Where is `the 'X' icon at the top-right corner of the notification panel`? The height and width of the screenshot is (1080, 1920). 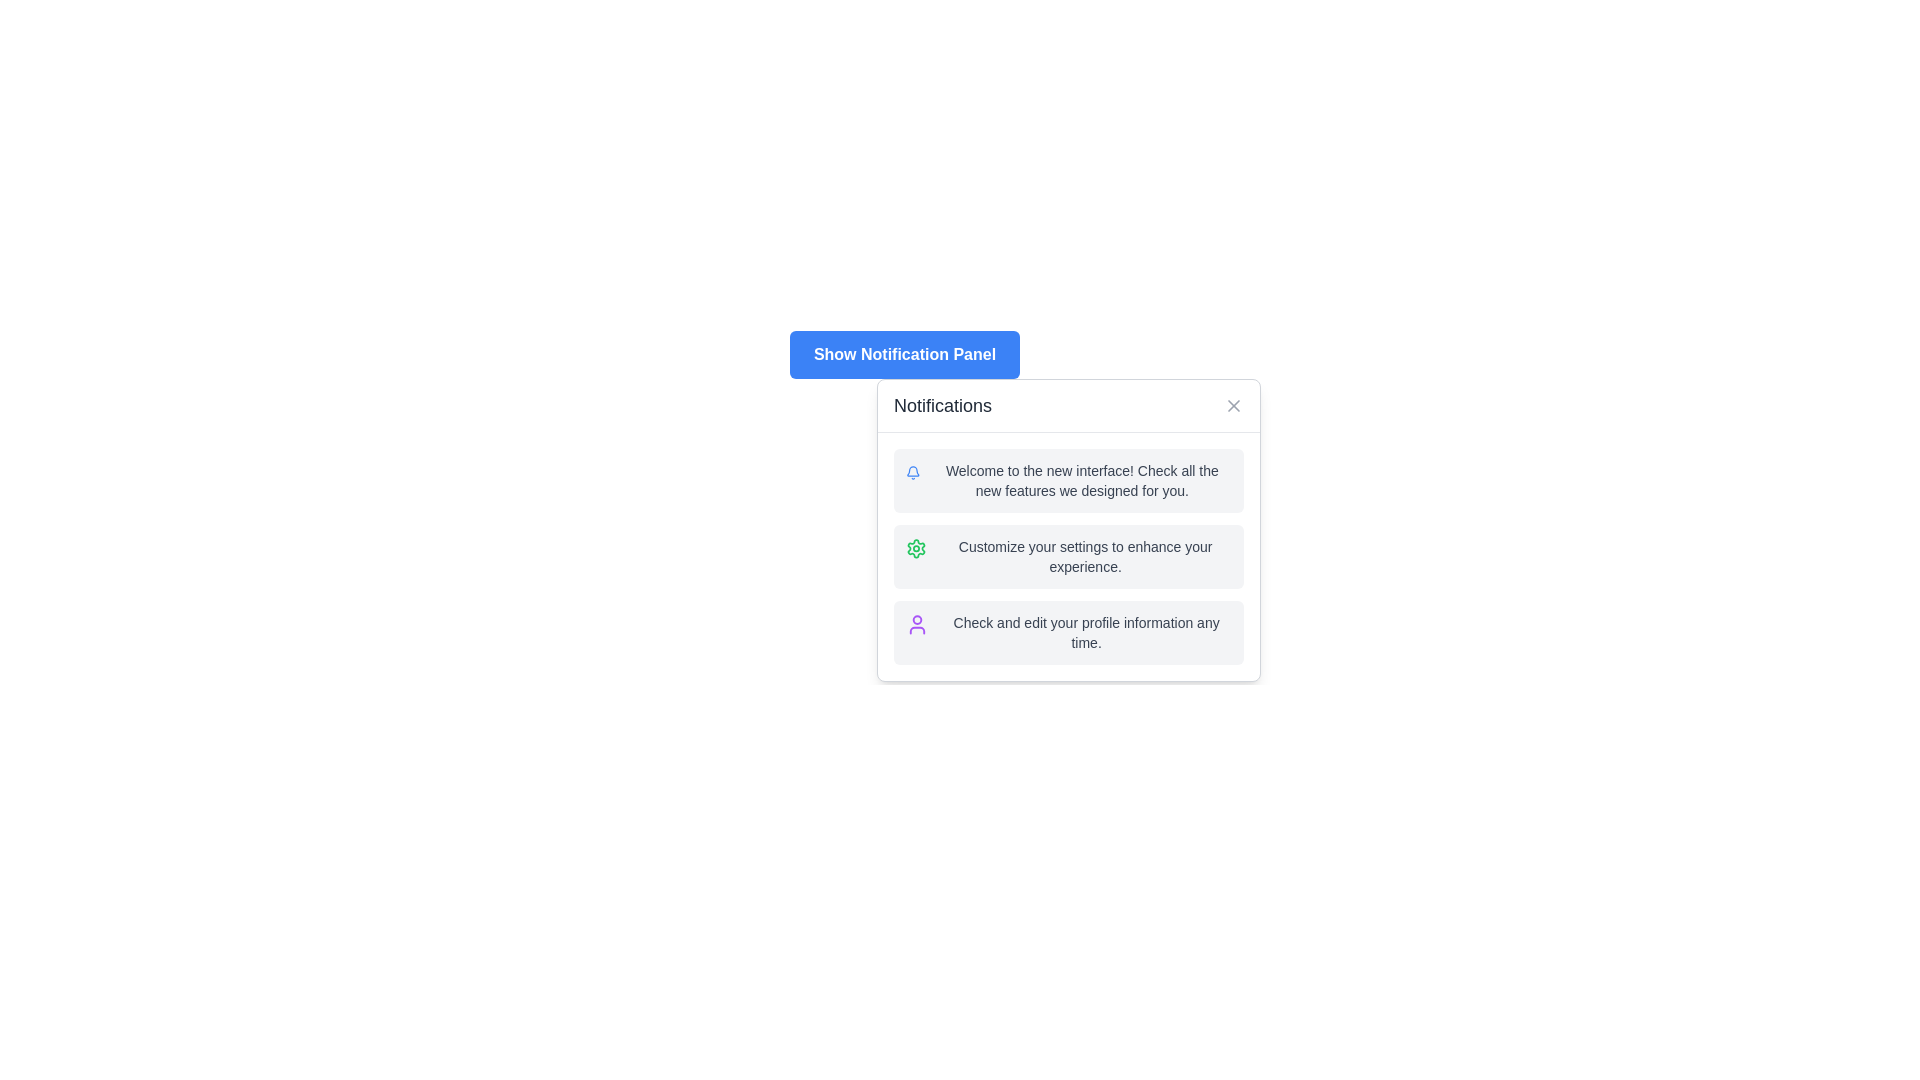
the 'X' icon at the top-right corner of the notification panel is located at coordinates (1232, 405).